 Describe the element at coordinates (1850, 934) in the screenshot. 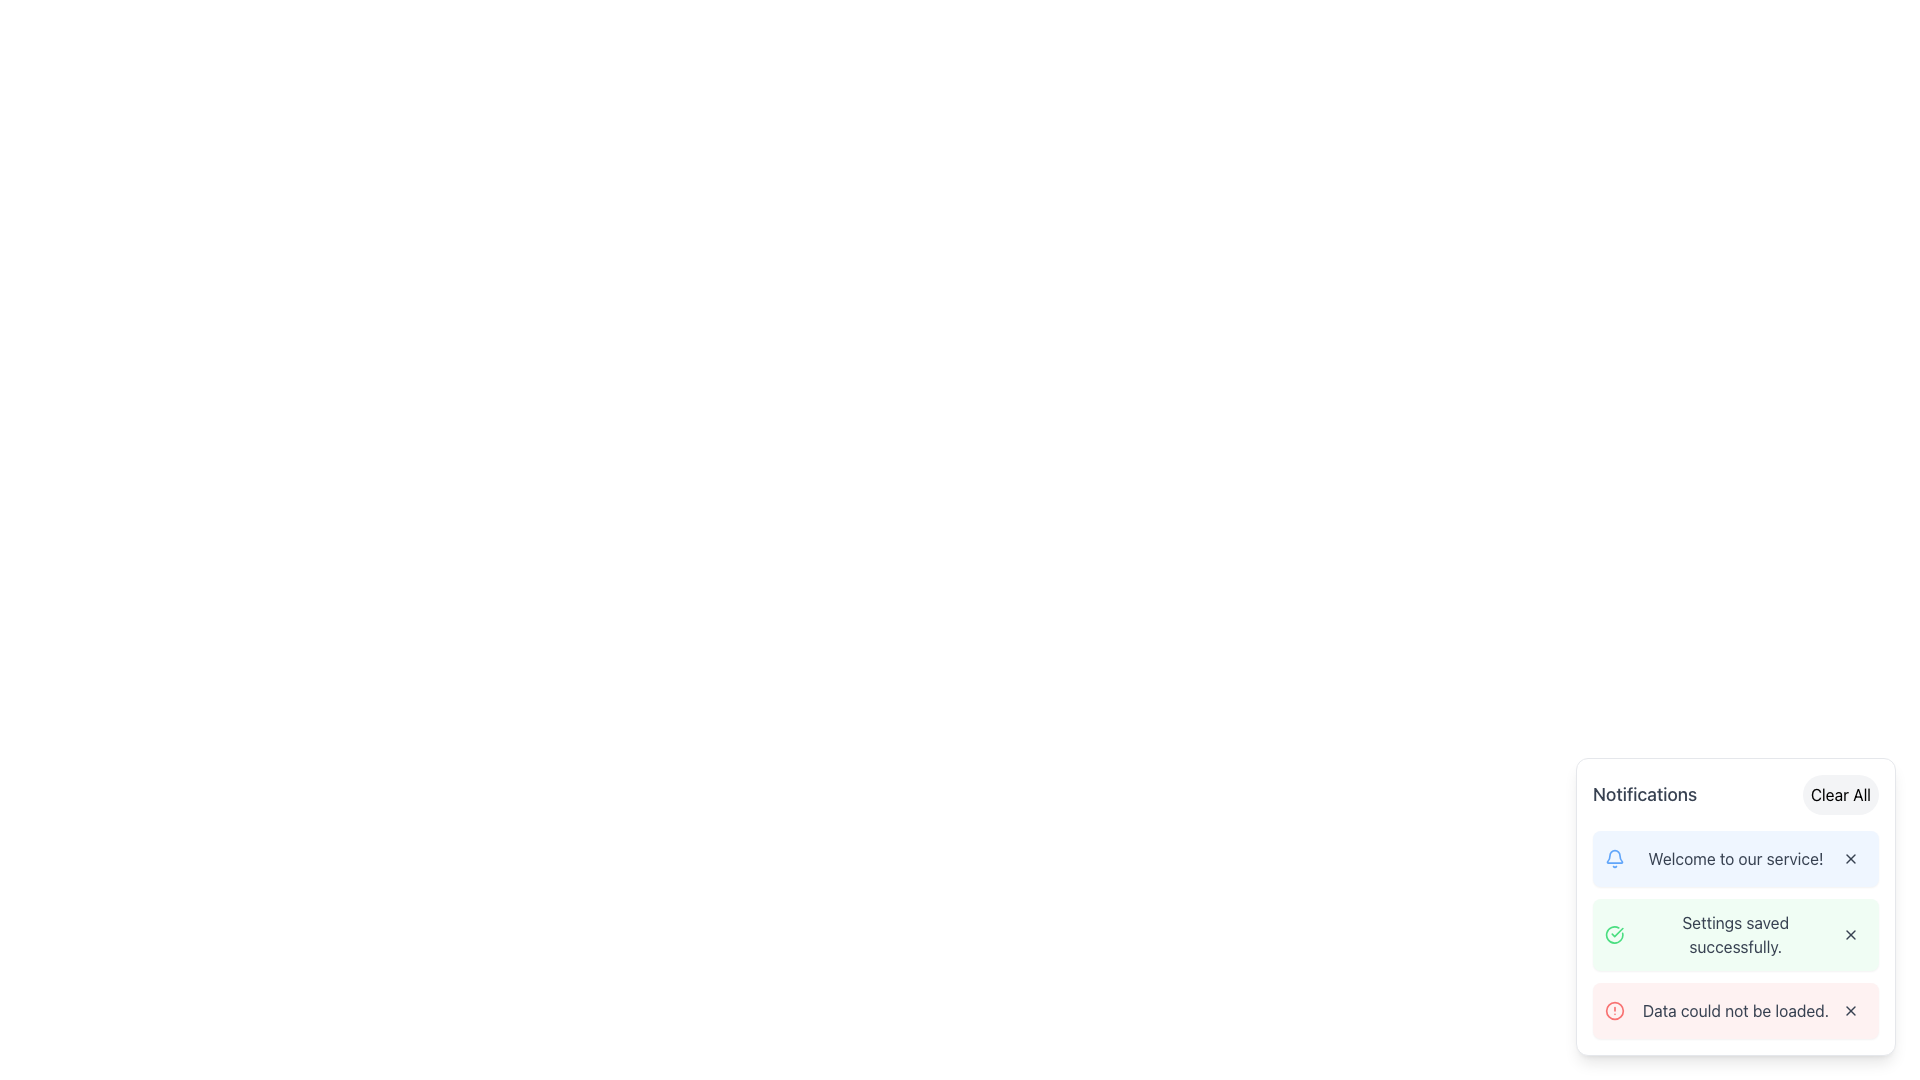

I see `the close icon button located at the far right side of the 'Settings saved successfully' notification card` at that location.